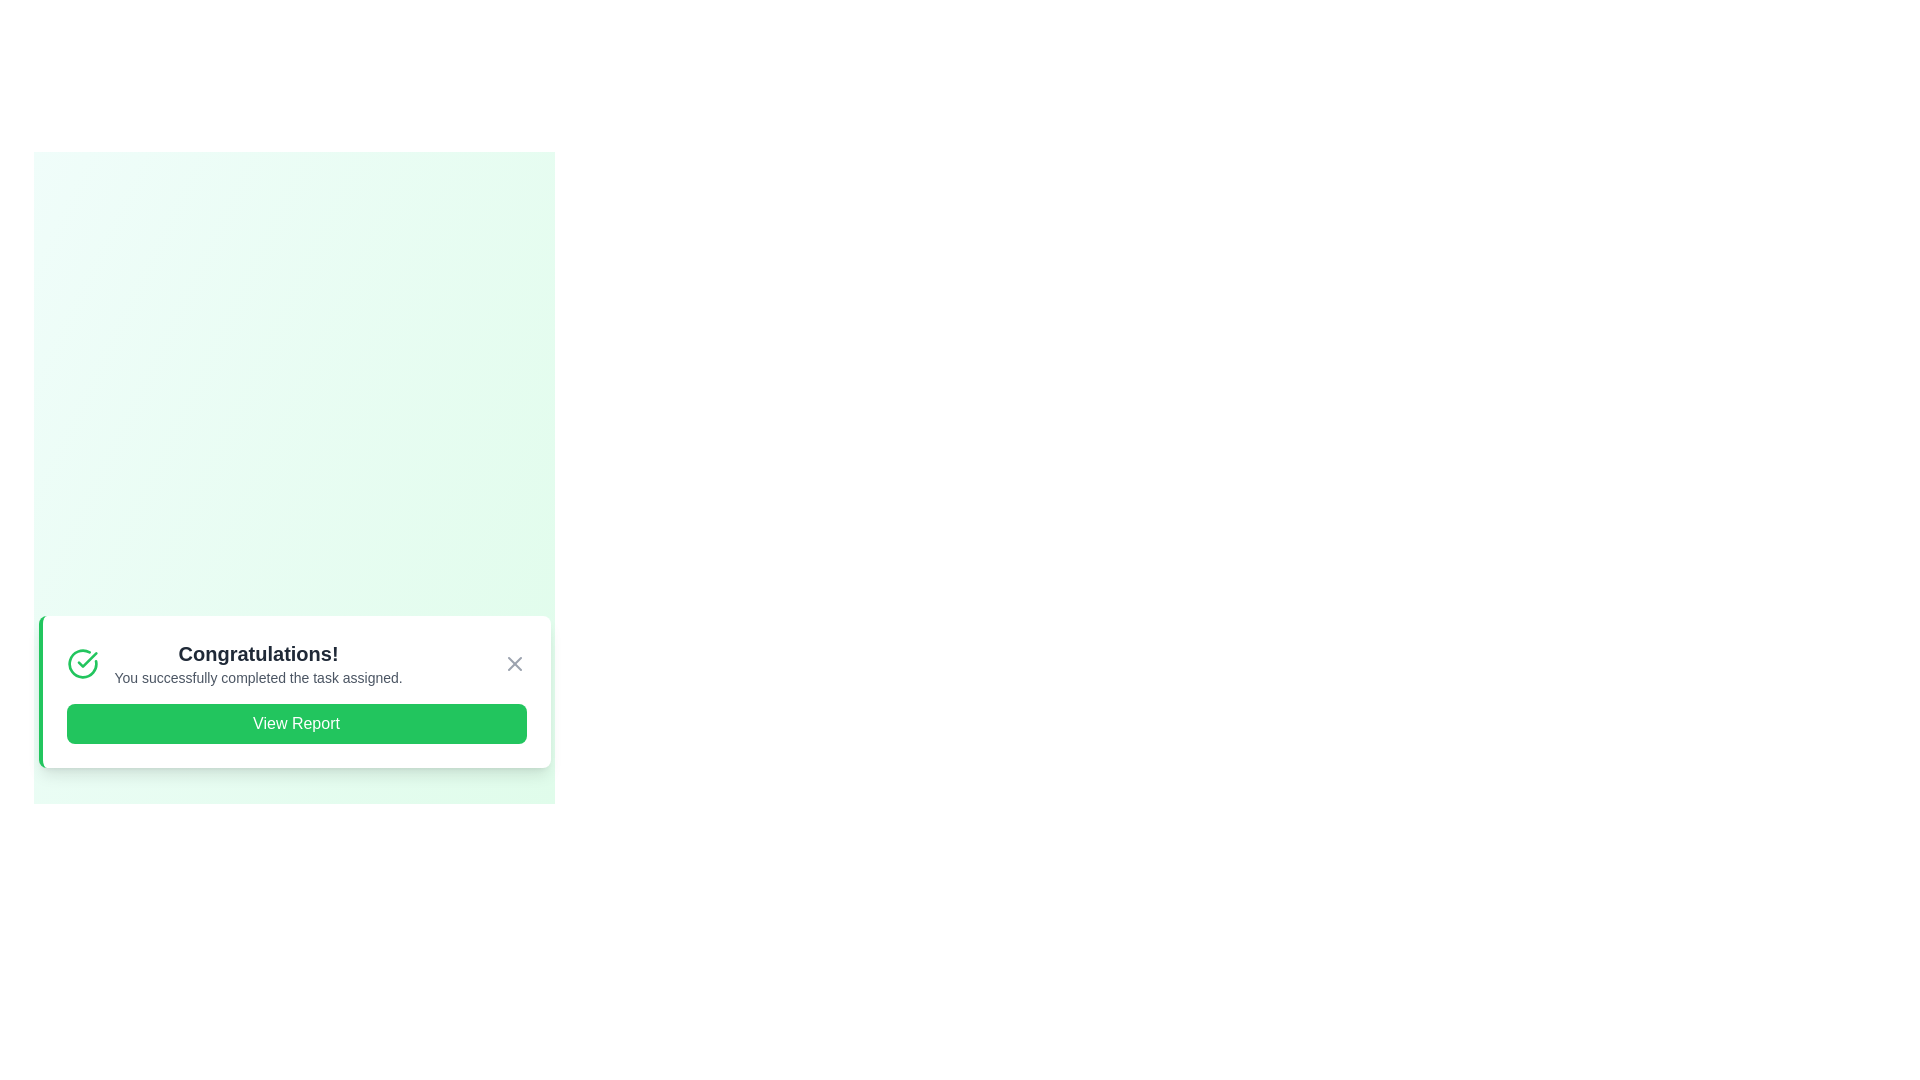 This screenshot has height=1080, width=1920. What do you see at coordinates (295, 724) in the screenshot?
I see `the 'View Report' button to view the report` at bounding box center [295, 724].